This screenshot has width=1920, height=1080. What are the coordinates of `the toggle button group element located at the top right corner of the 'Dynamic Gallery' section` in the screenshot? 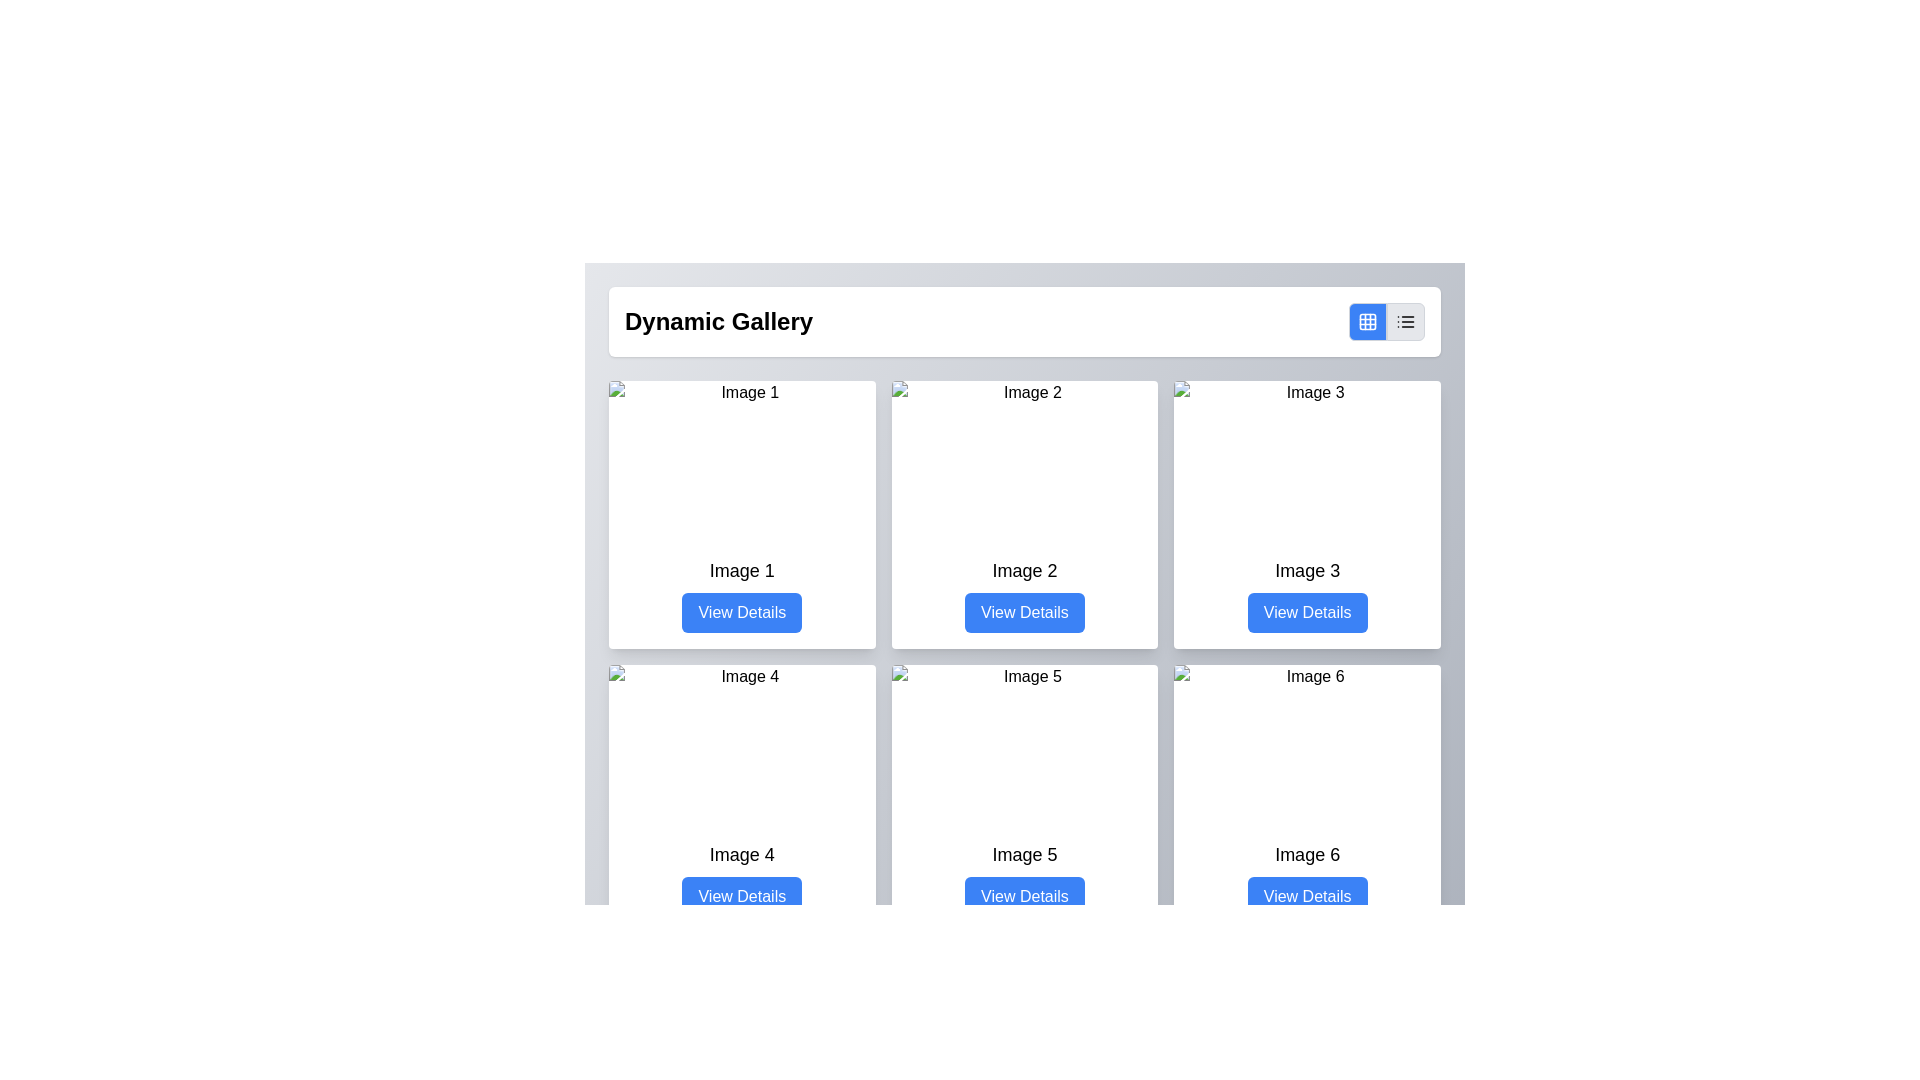 It's located at (1386, 320).